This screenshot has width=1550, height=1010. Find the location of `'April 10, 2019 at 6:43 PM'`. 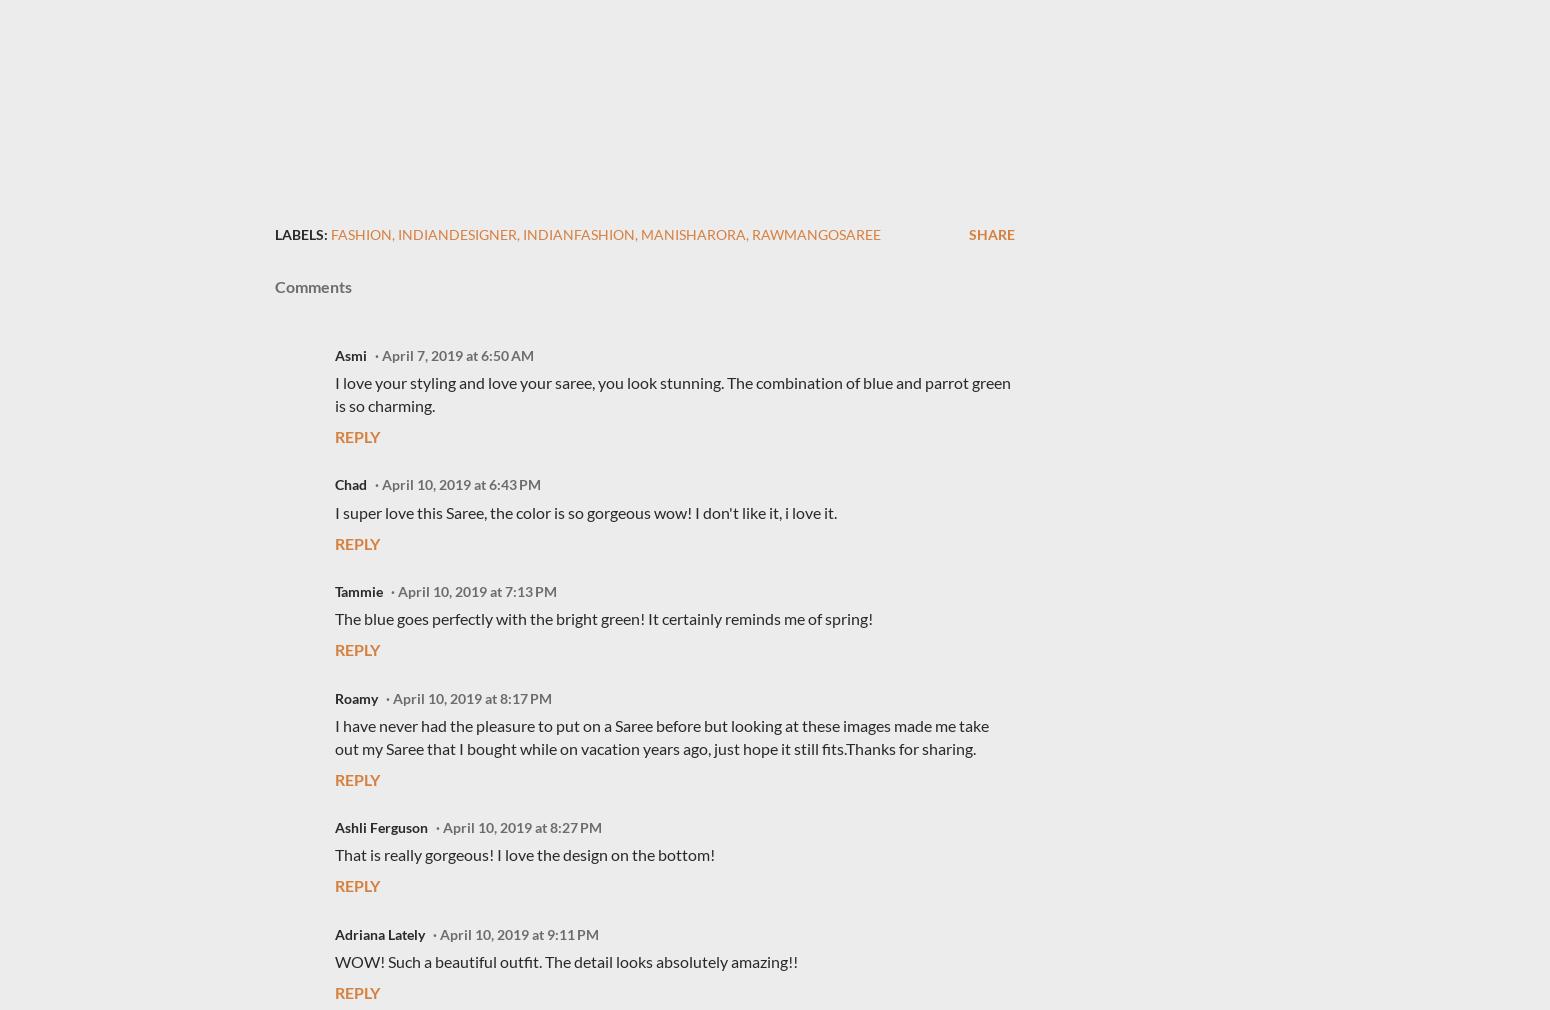

'April 10, 2019 at 6:43 PM' is located at coordinates (381, 484).